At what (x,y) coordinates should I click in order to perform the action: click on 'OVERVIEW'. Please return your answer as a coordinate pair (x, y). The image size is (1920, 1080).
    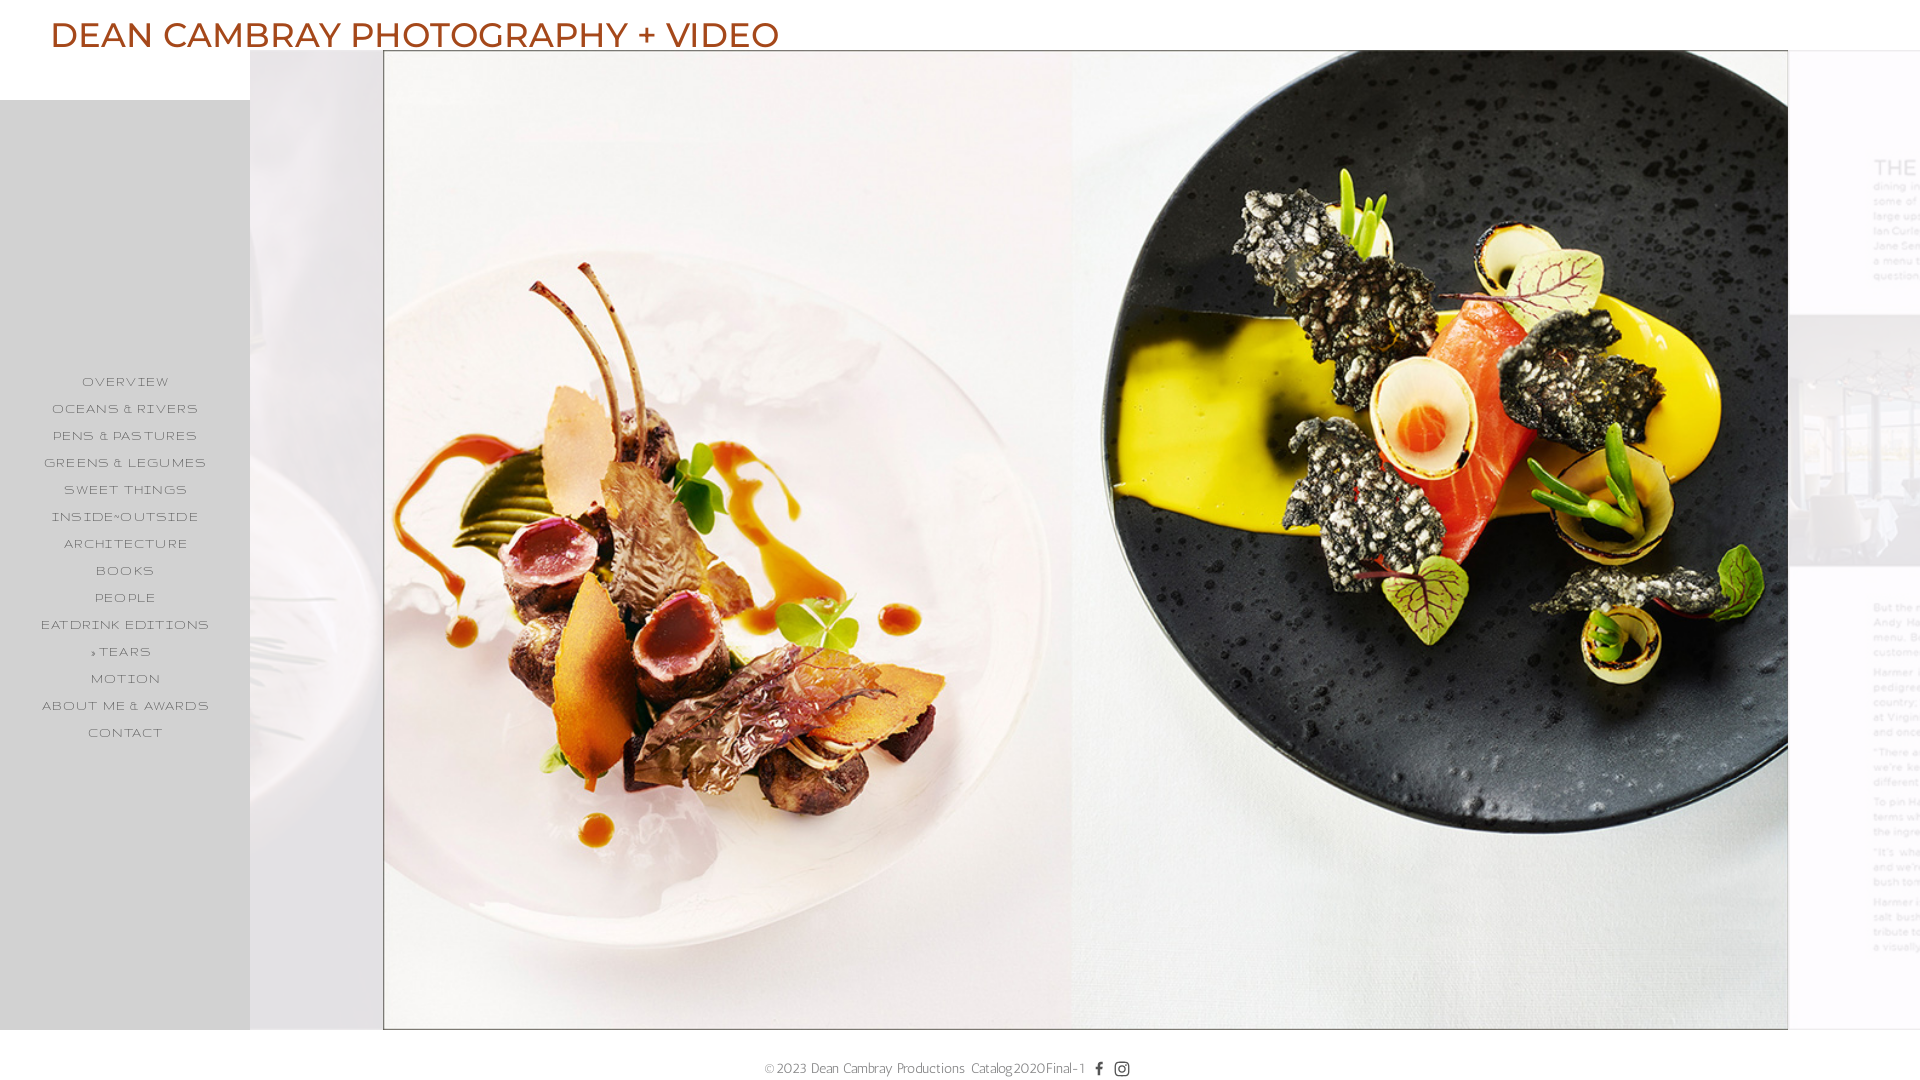
    Looking at the image, I should click on (124, 381).